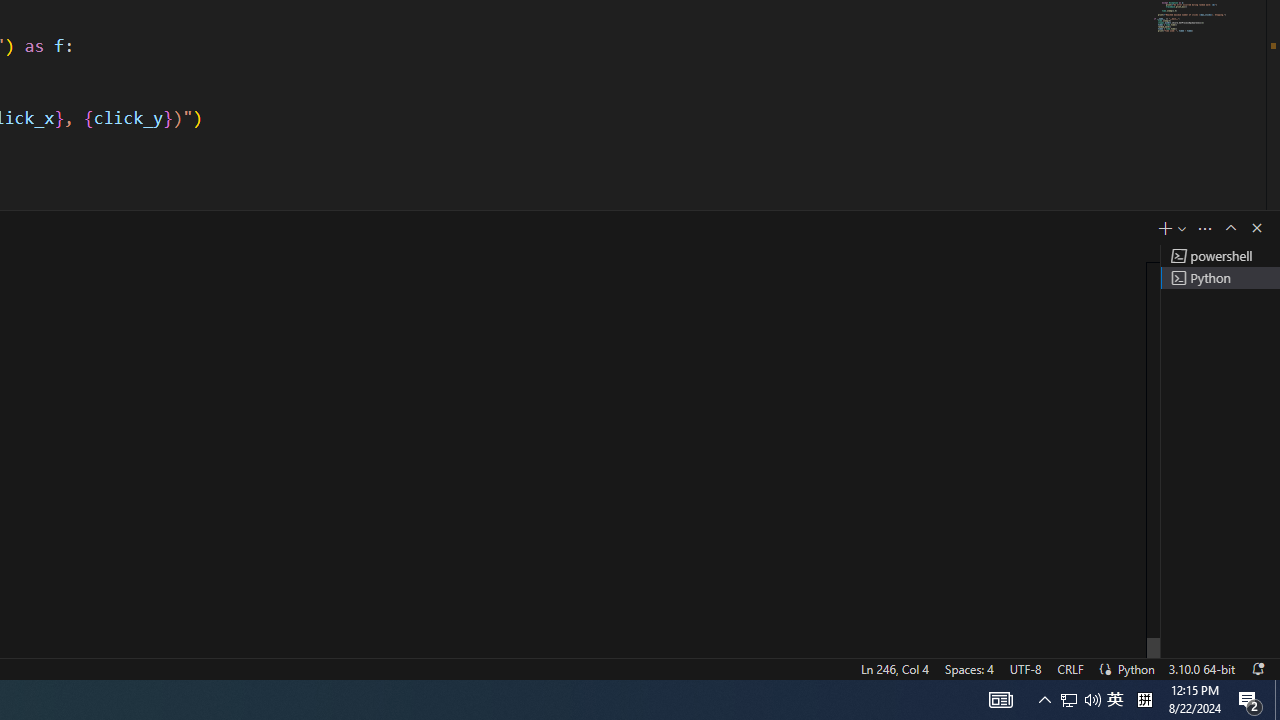 This screenshot has width=1280, height=720. Describe the element at coordinates (1219, 277) in the screenshot. I see `'Terminal 2 Python'` at that location.